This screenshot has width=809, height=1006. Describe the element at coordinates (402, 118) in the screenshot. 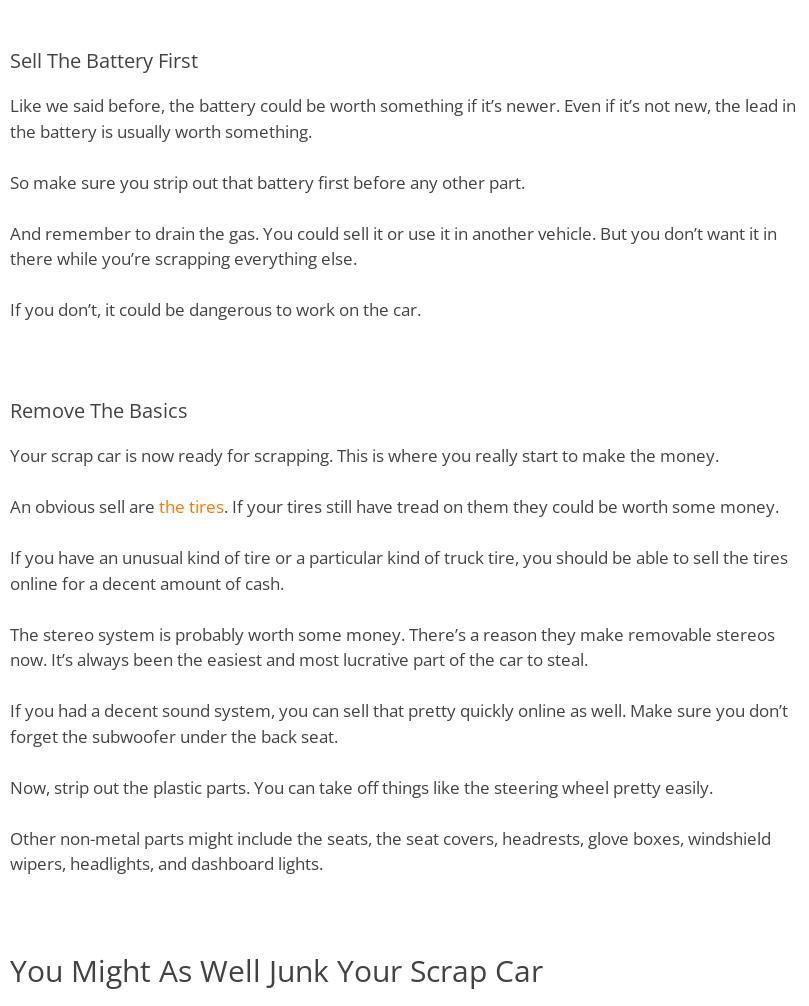

I see `'Like we said before, the battery could be worth something if it’s newer. Even if it’s not new, the lead in the battery is usually worth something.'` at that location.